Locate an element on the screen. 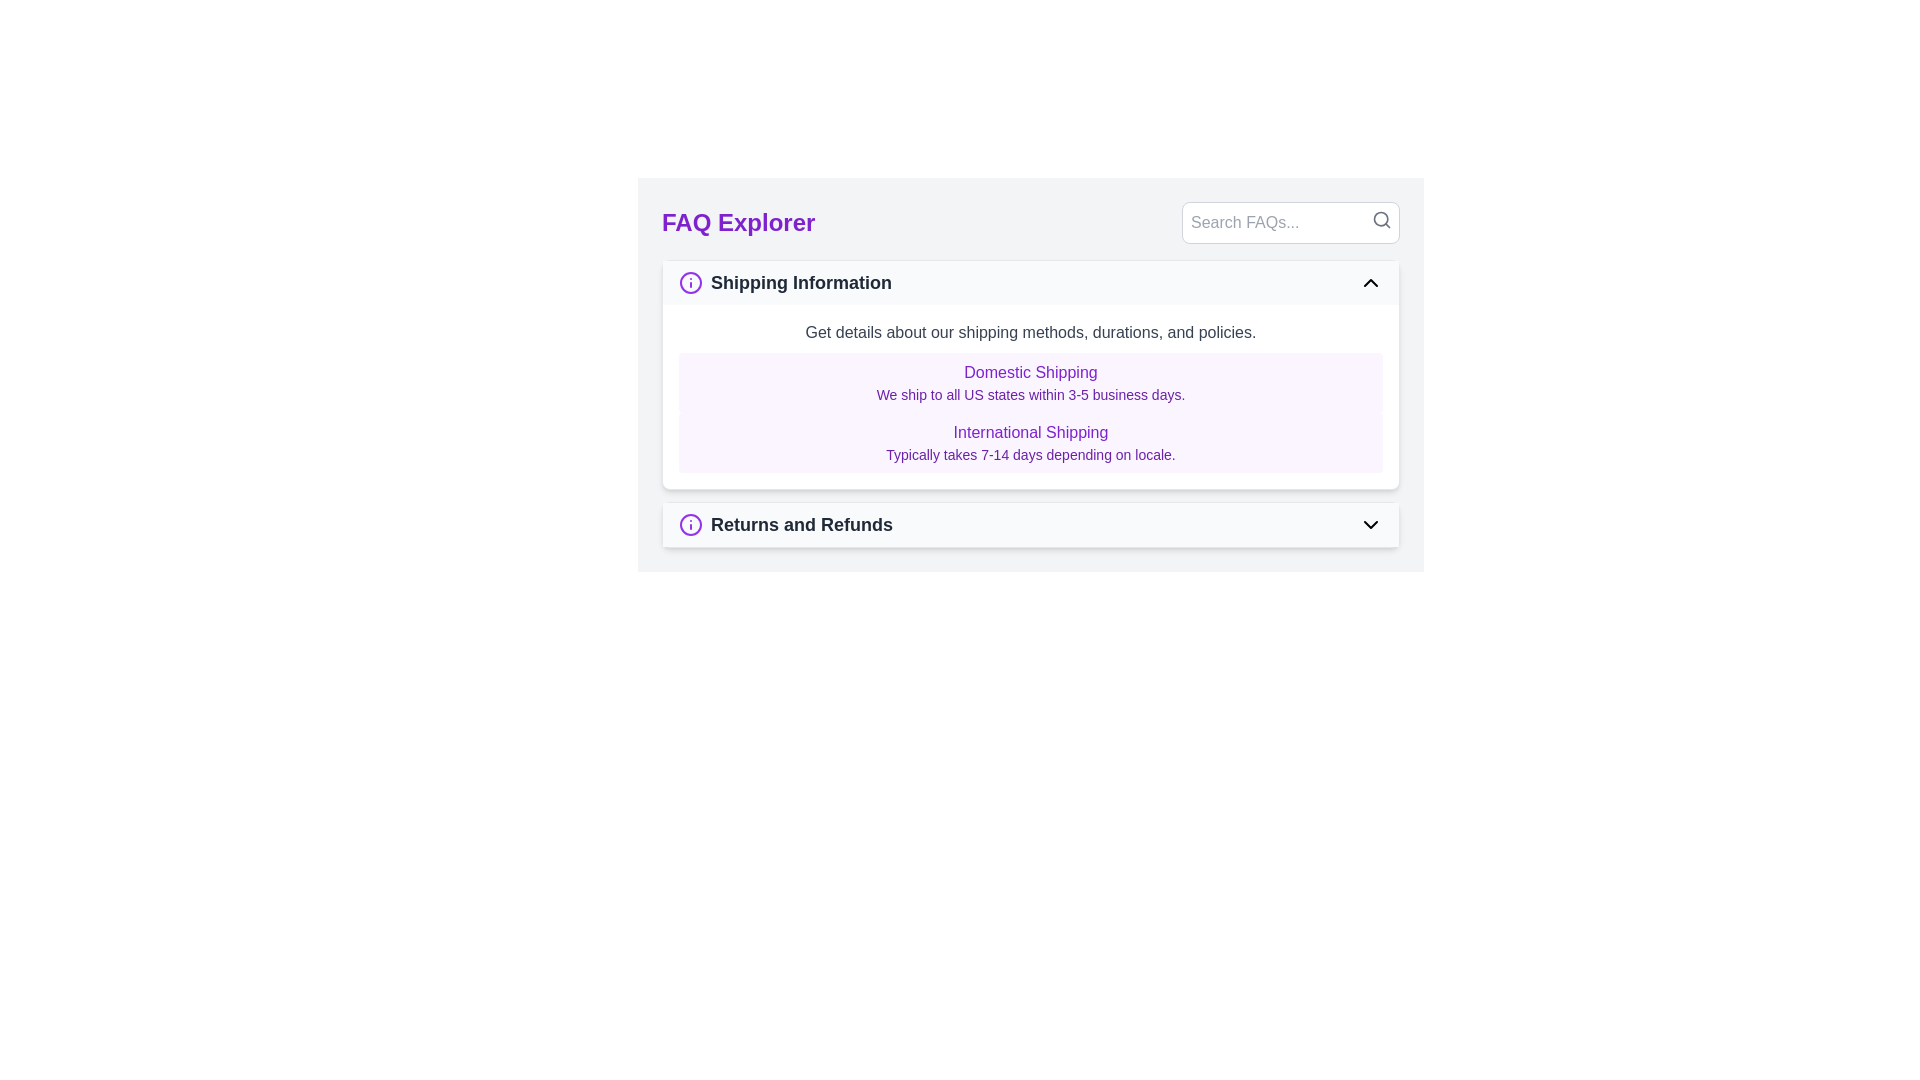 This screenshot has height=1080, width=1920. the Informational Panel which has a light purple background and contains the text 'International Shipping' and delivery times is located at coordinates (1031, 442).